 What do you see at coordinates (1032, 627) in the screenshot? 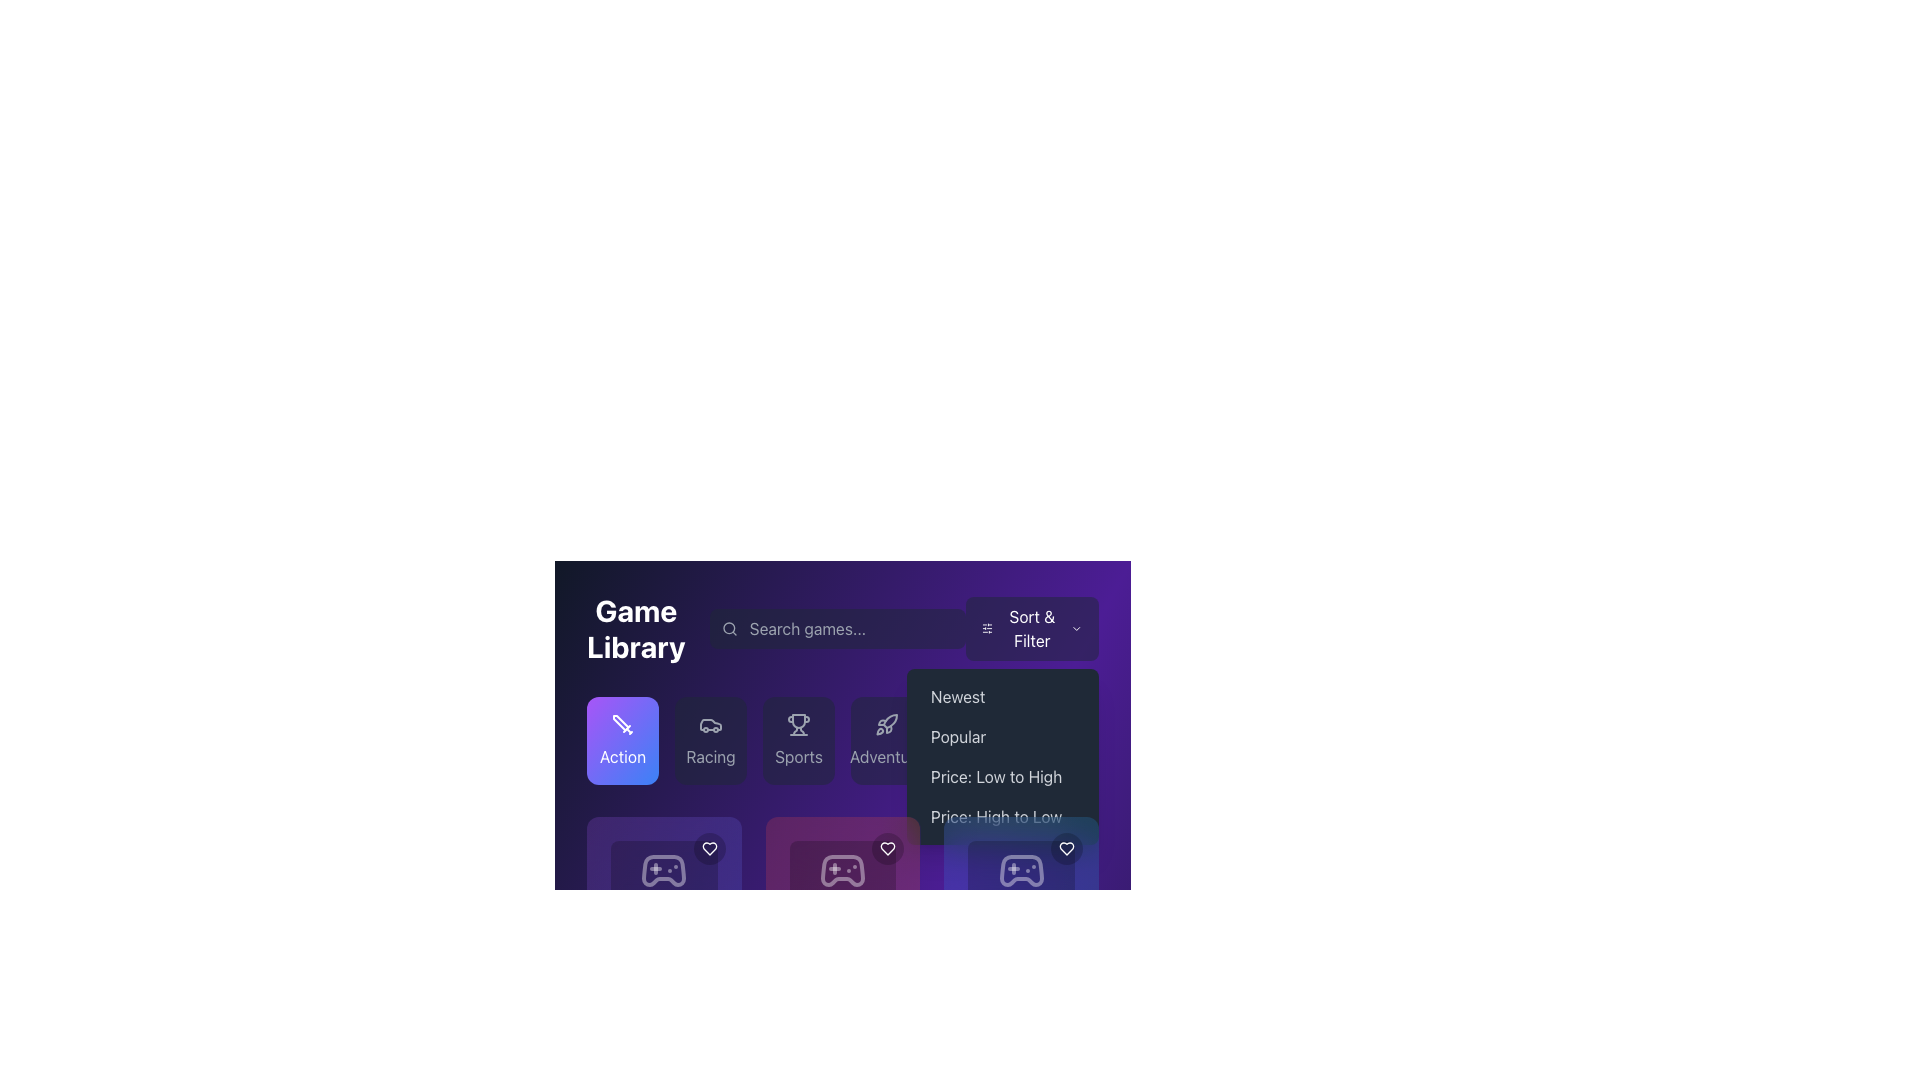
I see `the button located in the top-right corner of the 'Game Library' section` at bounding box center [1032, 627].